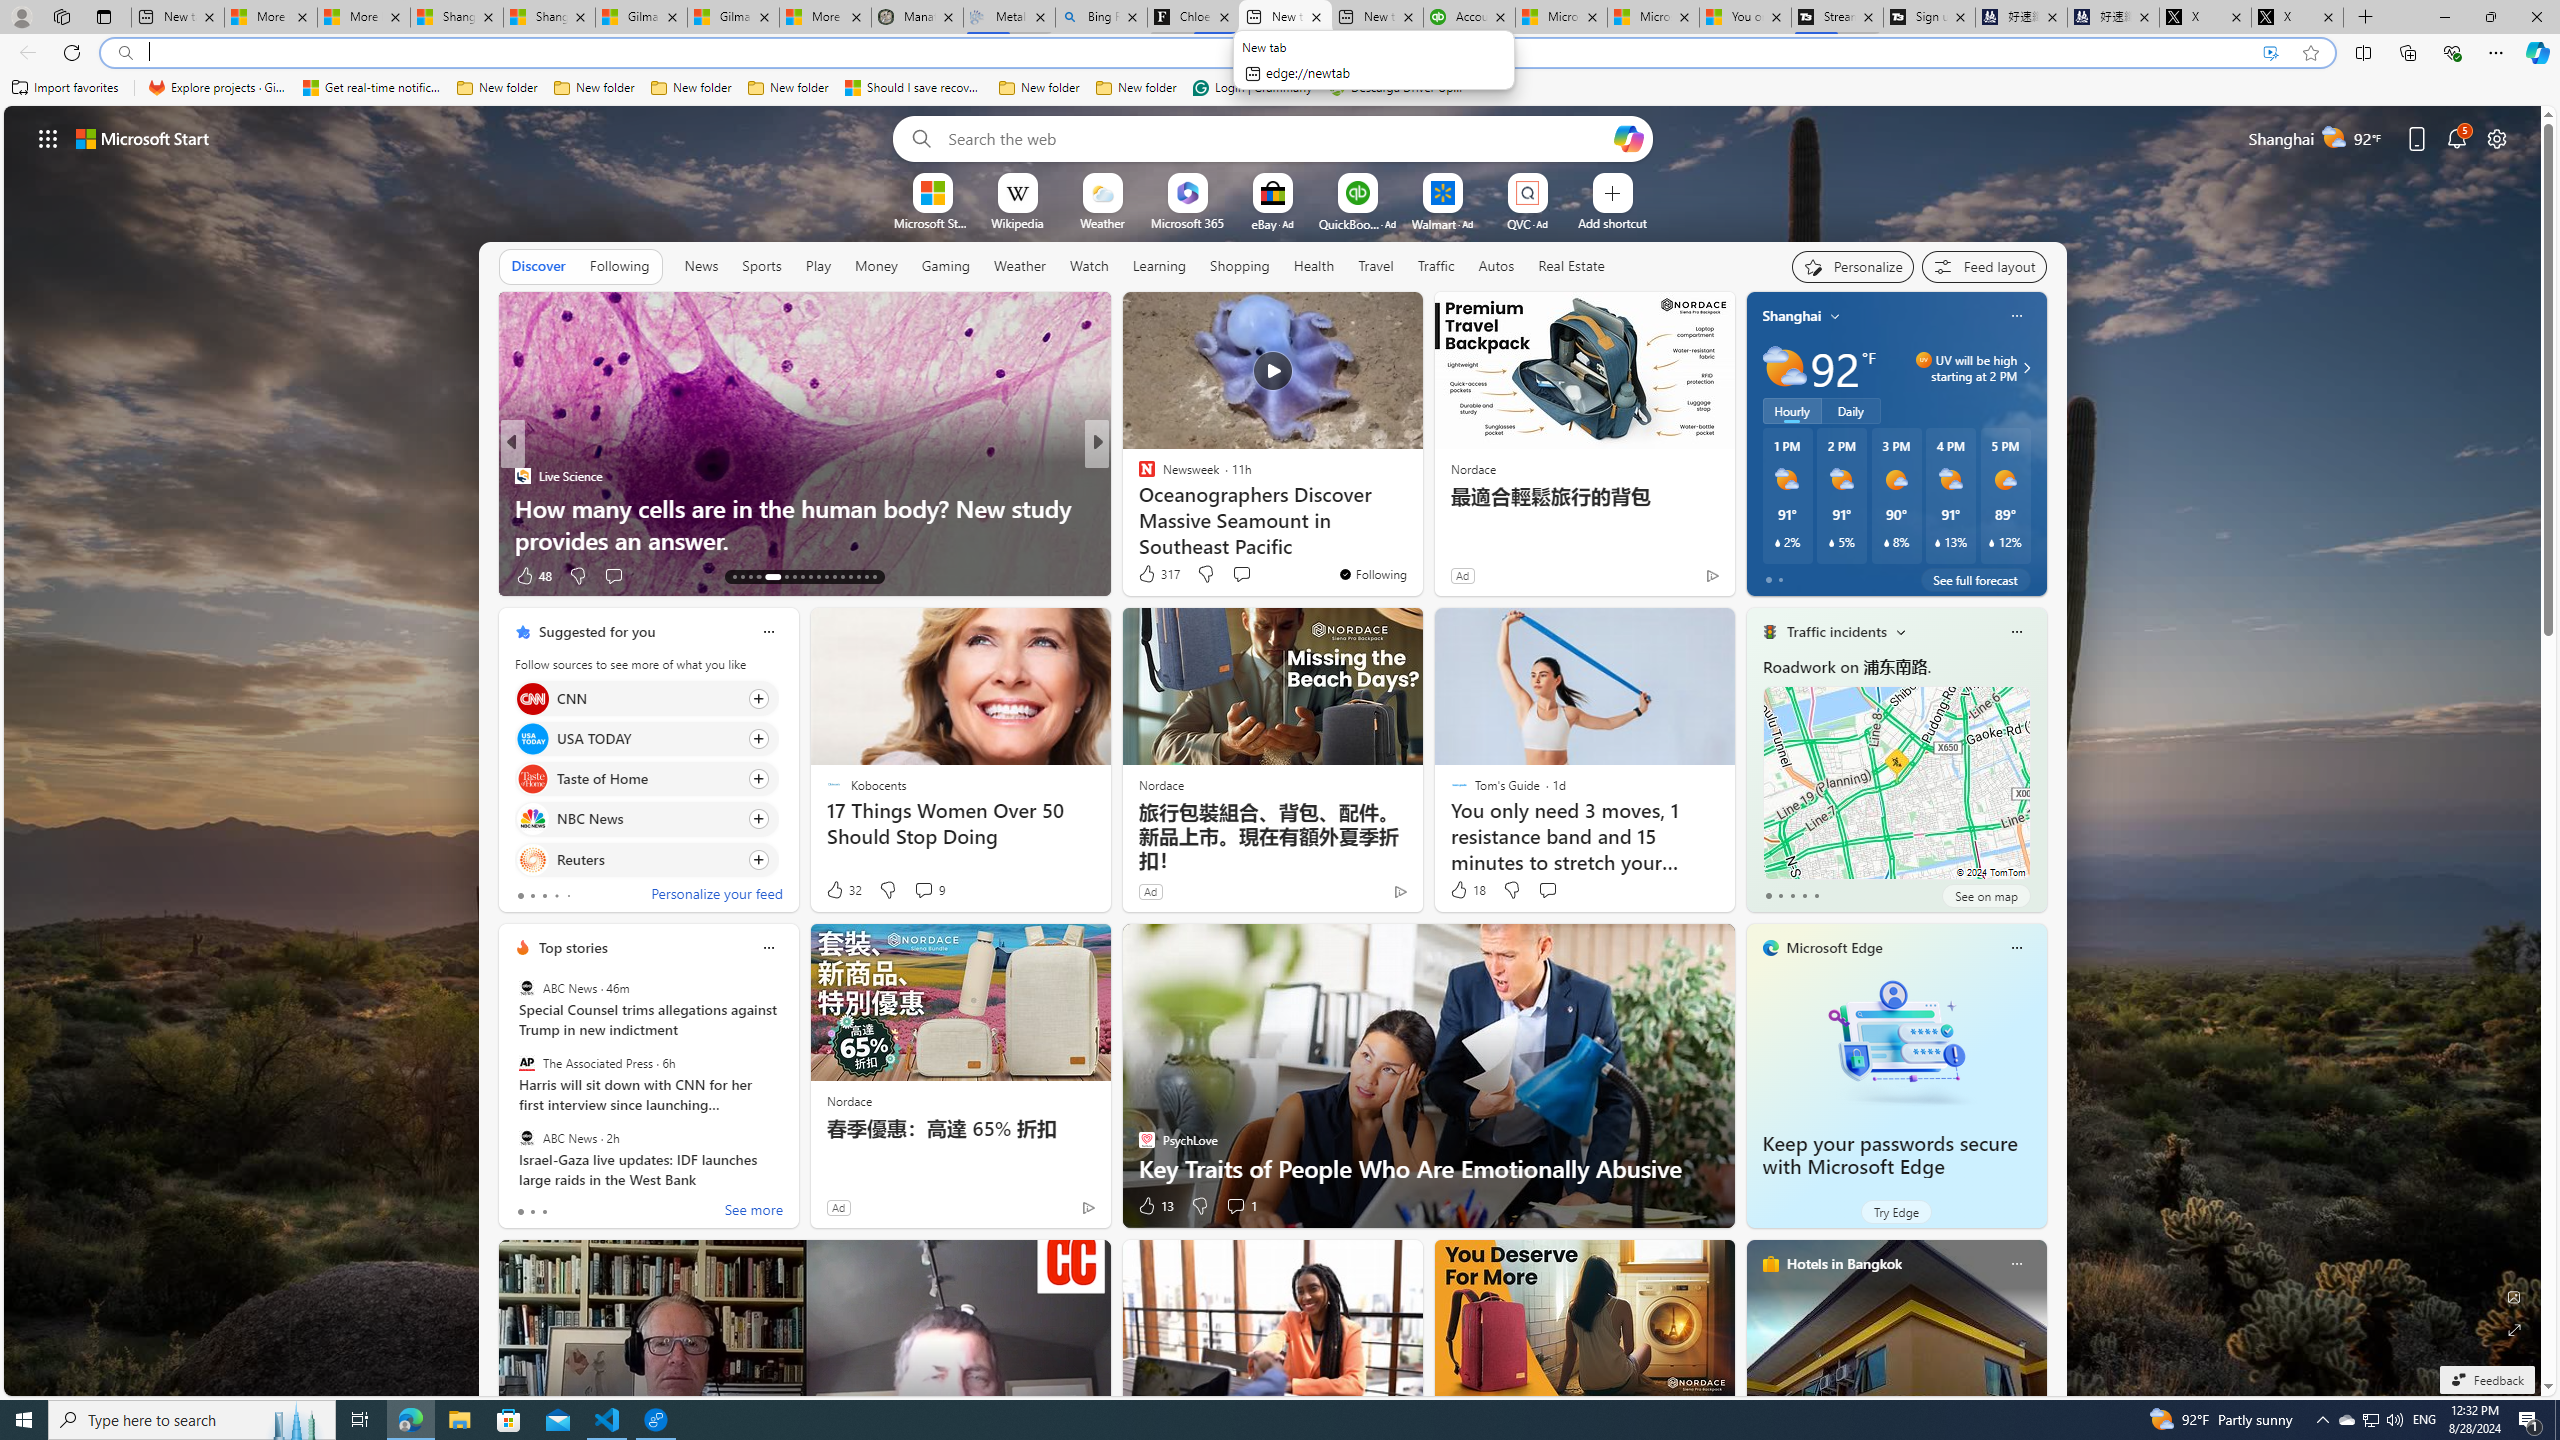 This screenshot has width=2560, height=1440. I want to click on 'Hourly', so click(1791, 409).